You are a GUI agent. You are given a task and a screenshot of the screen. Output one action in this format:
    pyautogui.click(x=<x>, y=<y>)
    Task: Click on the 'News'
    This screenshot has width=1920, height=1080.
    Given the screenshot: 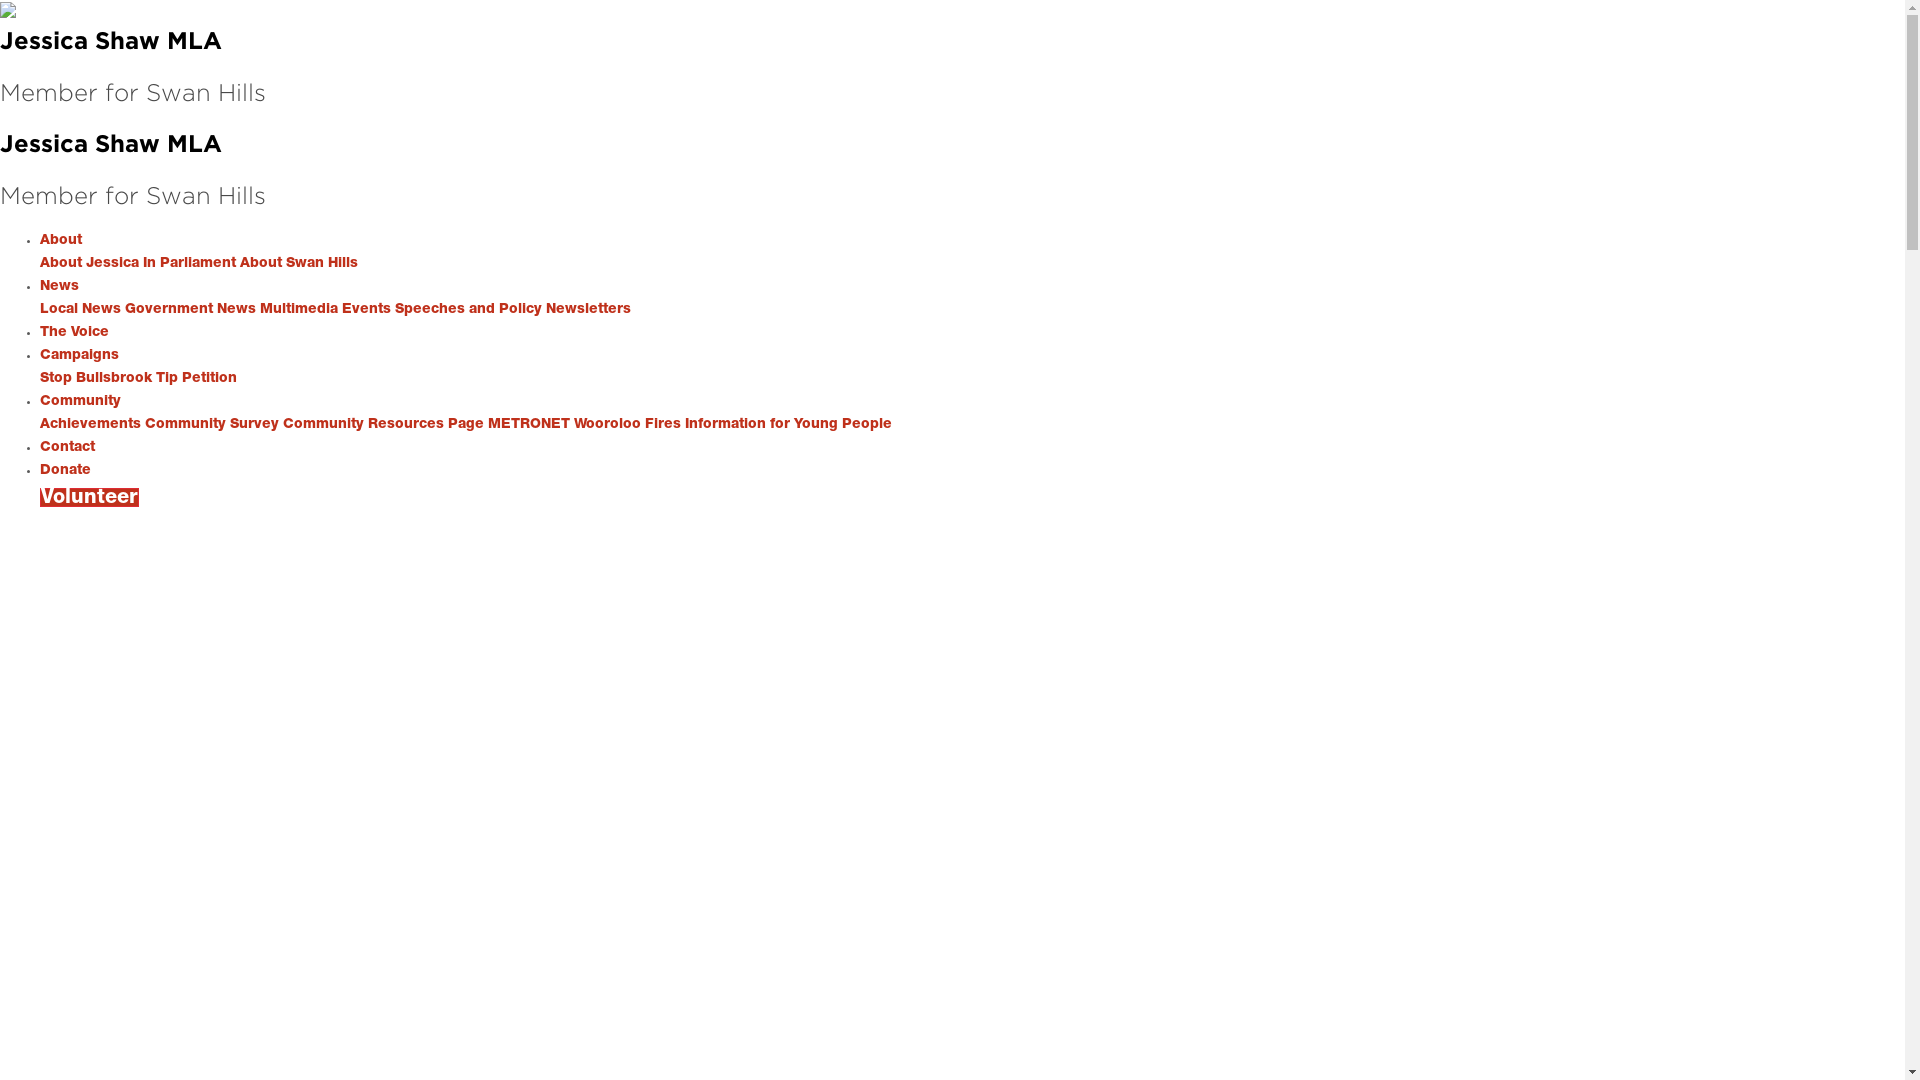 What is the action you would take?
    pyautogui.click(x=39, y=285)
    